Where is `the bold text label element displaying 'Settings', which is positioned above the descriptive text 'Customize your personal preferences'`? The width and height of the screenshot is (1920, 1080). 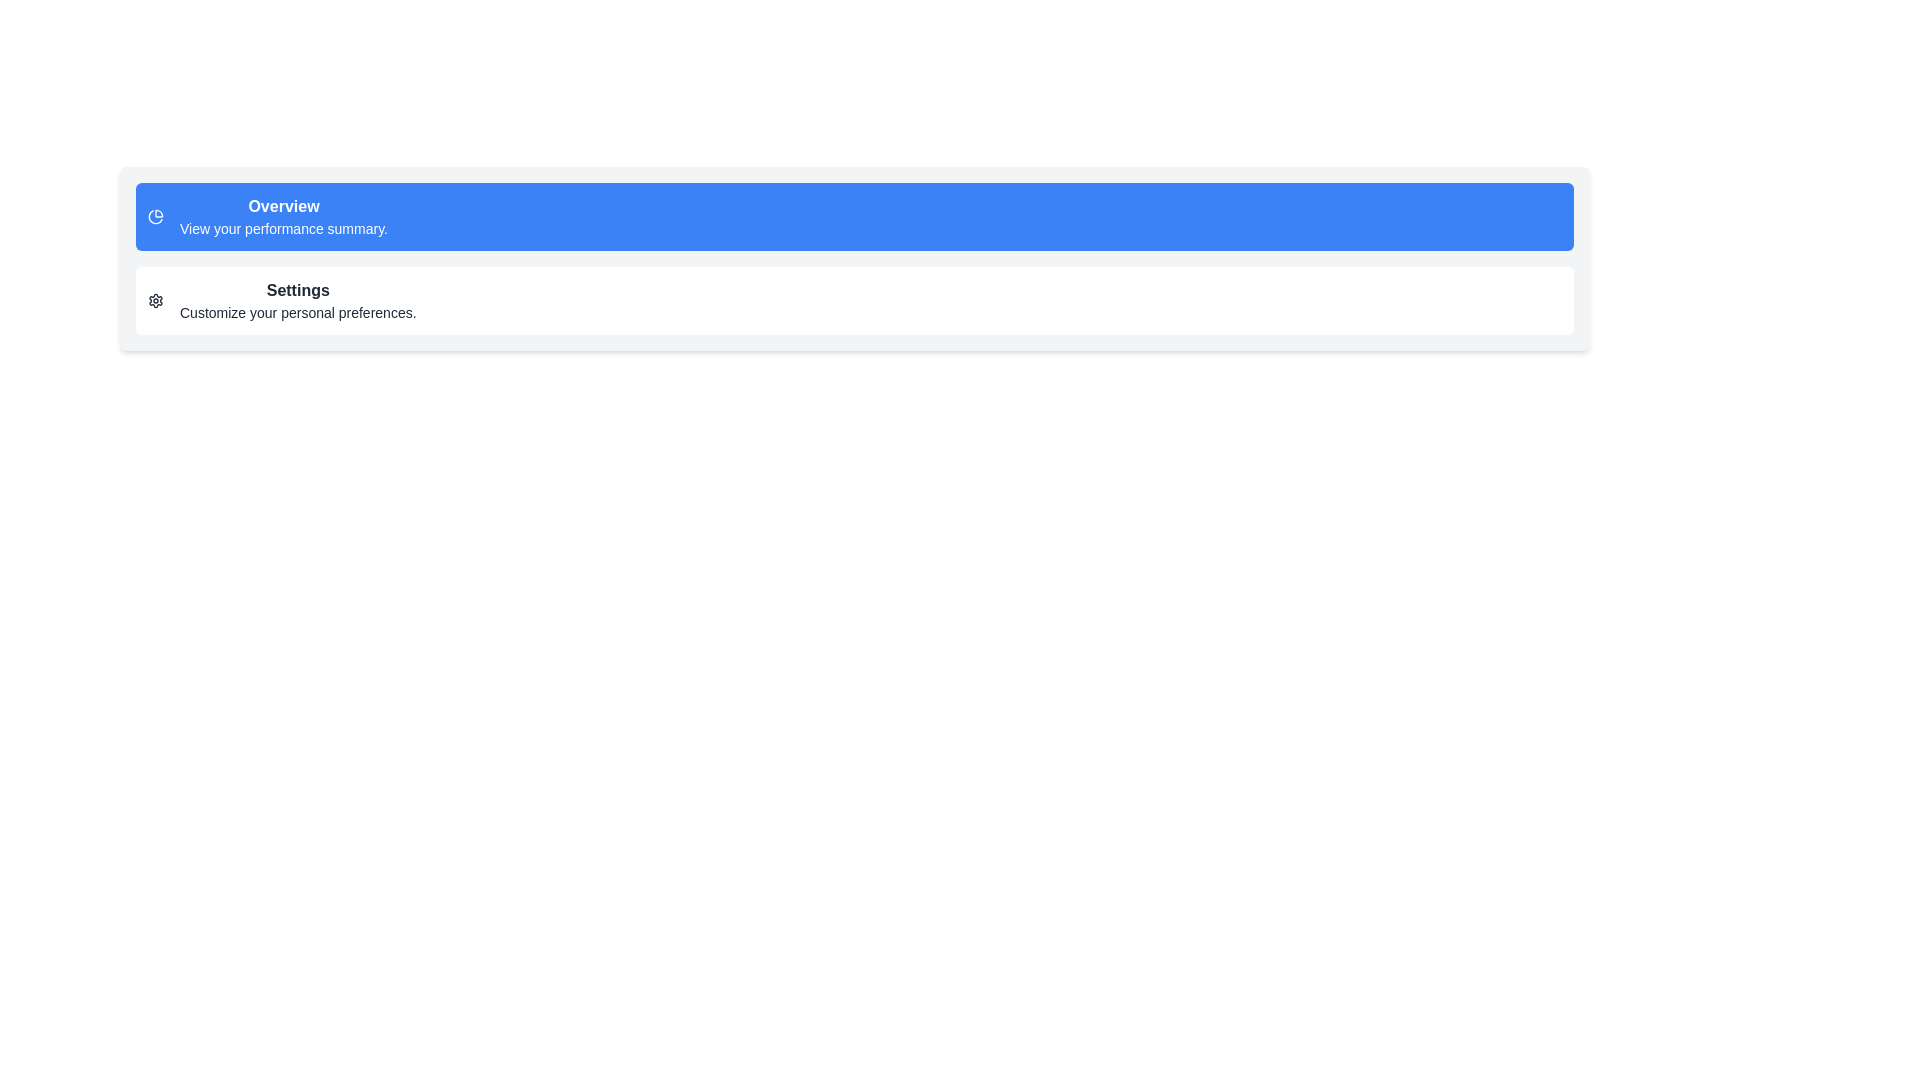 the bold text label element displaying 'Settings', which is positioned above the descriptive text 'Customize your personal preferences' is located at coordinates (297, 290).